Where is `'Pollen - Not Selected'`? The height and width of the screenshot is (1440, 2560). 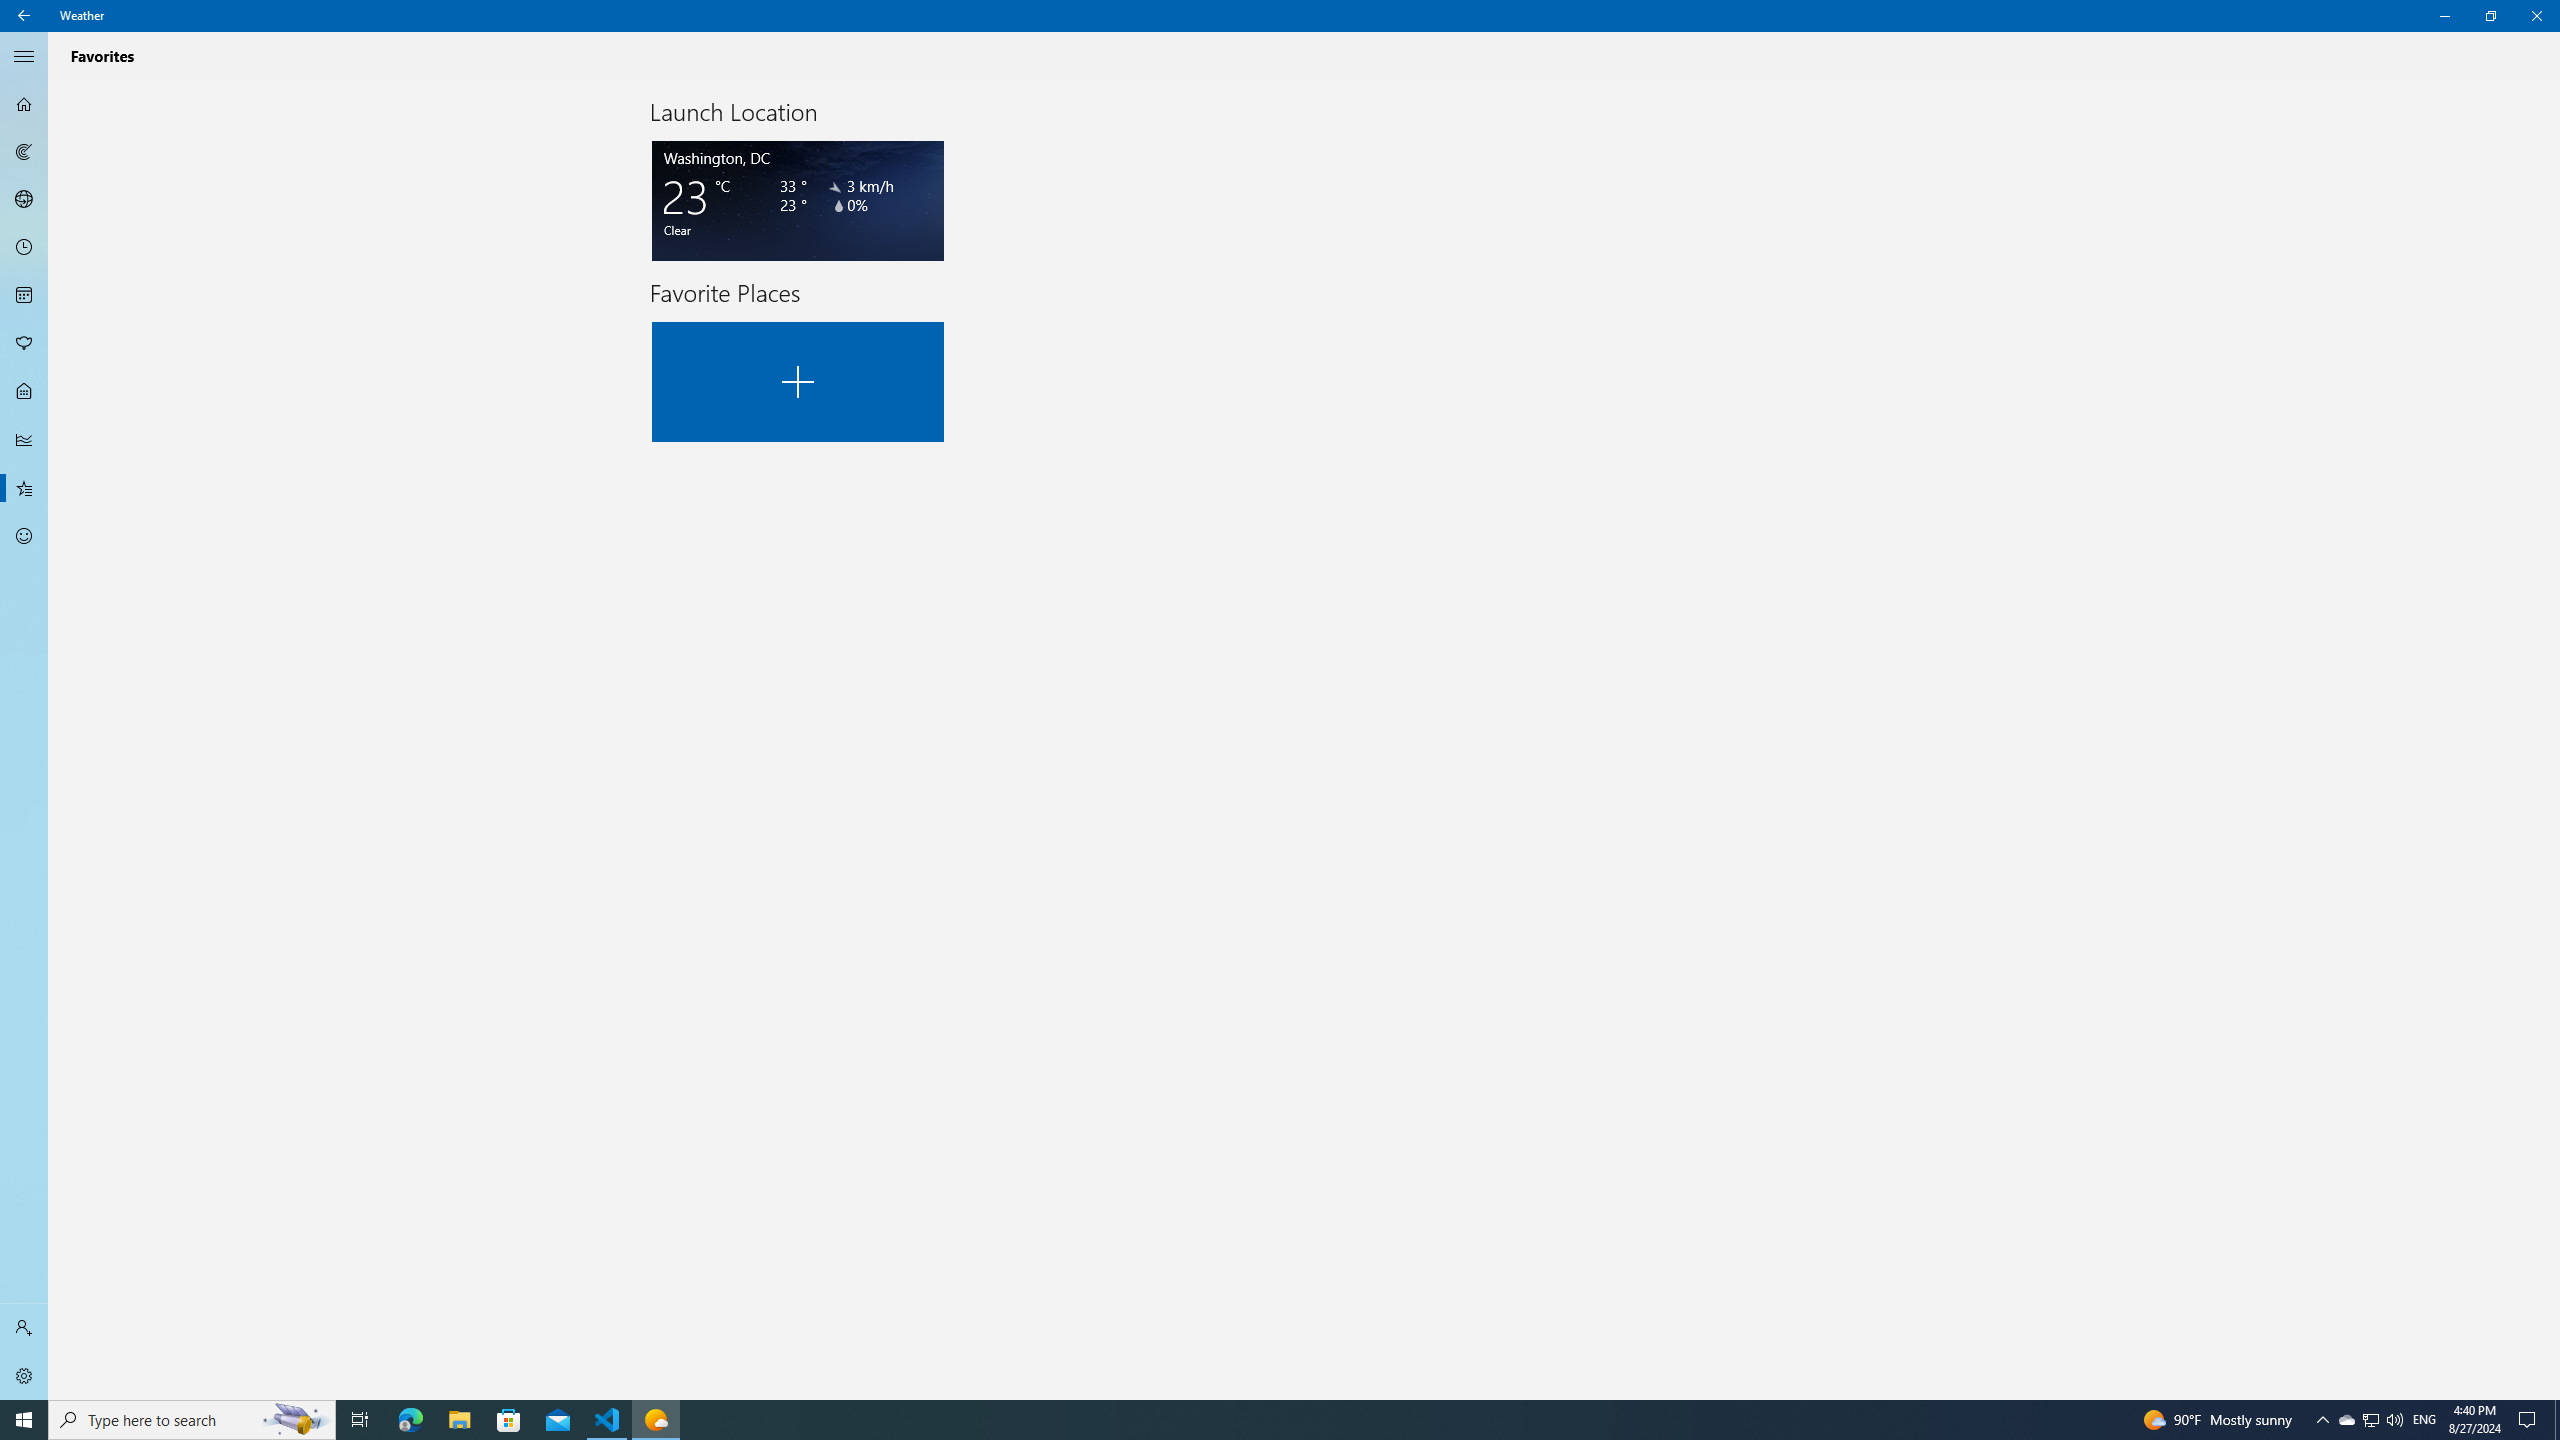
'Pollen - Not Selected' is located at coordinates (24, 344).